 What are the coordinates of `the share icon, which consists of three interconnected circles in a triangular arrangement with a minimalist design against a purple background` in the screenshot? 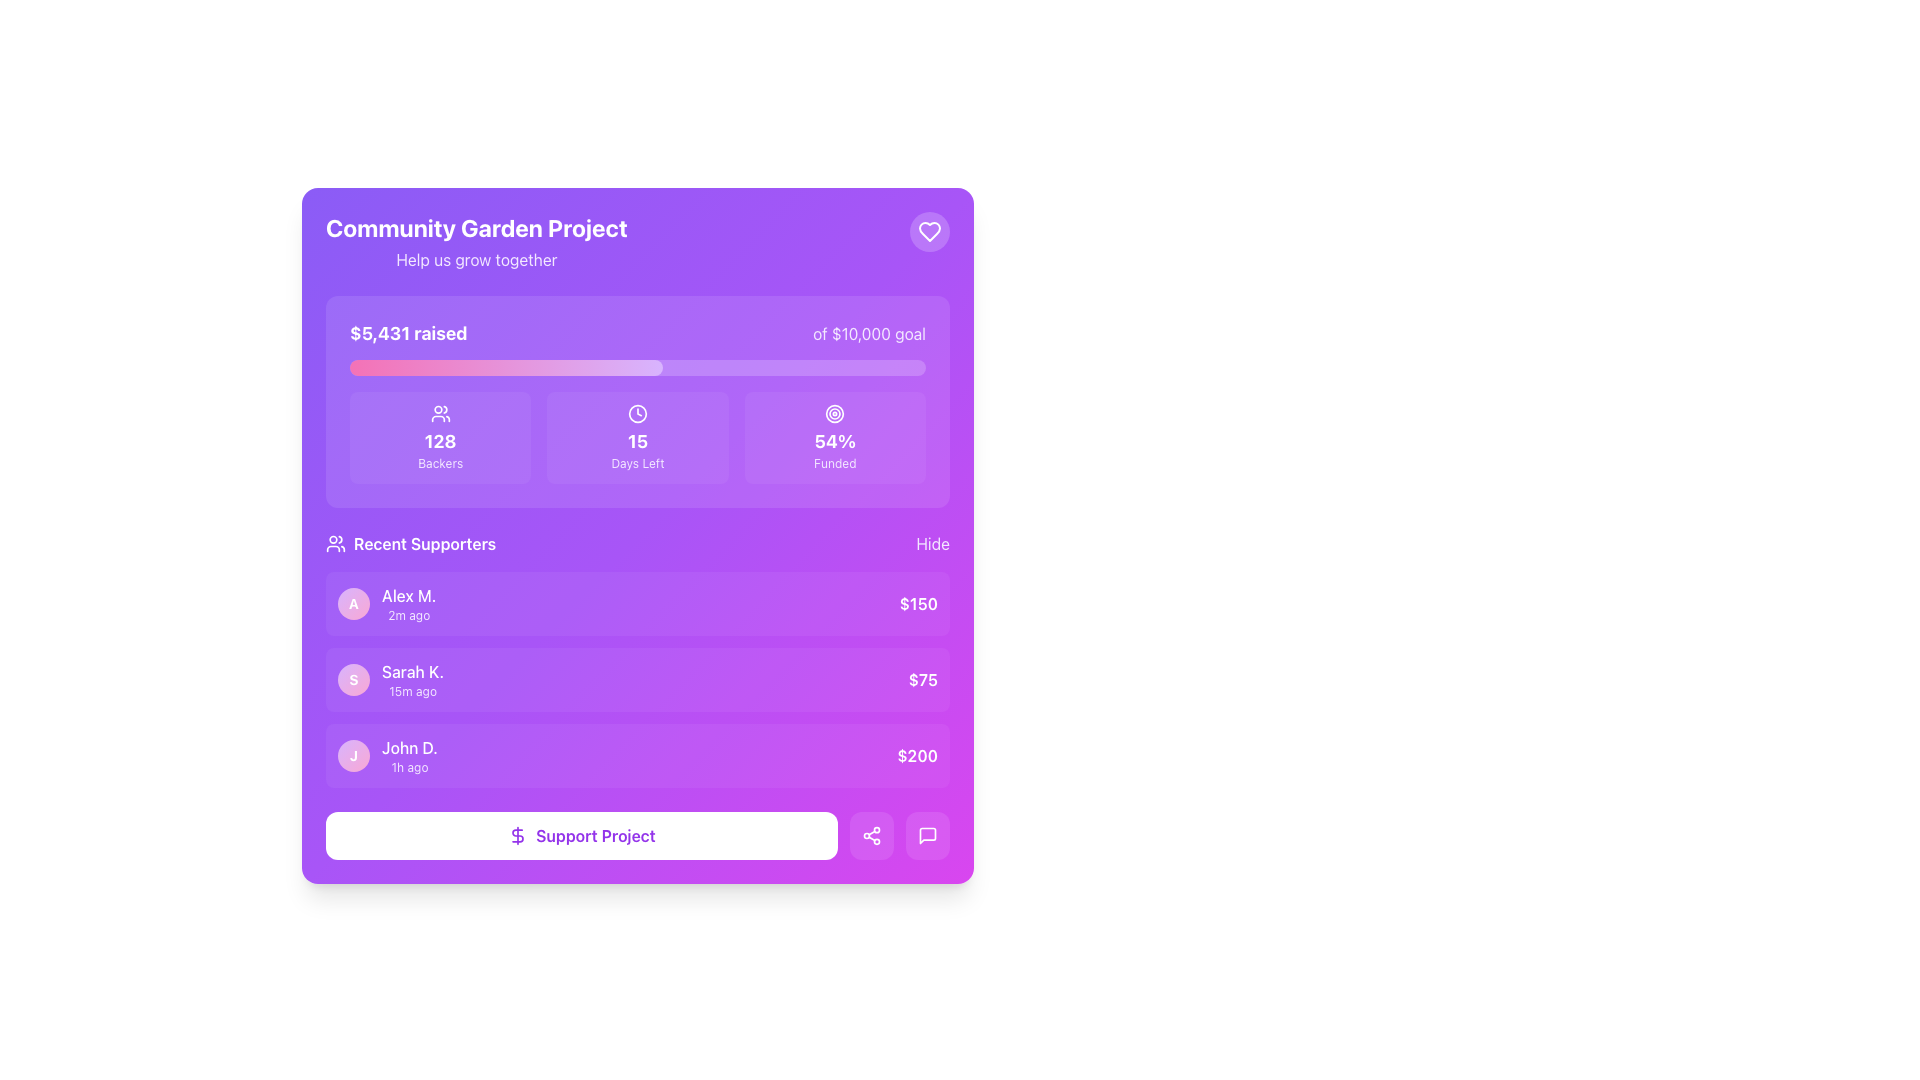 It's located at (872, 836).